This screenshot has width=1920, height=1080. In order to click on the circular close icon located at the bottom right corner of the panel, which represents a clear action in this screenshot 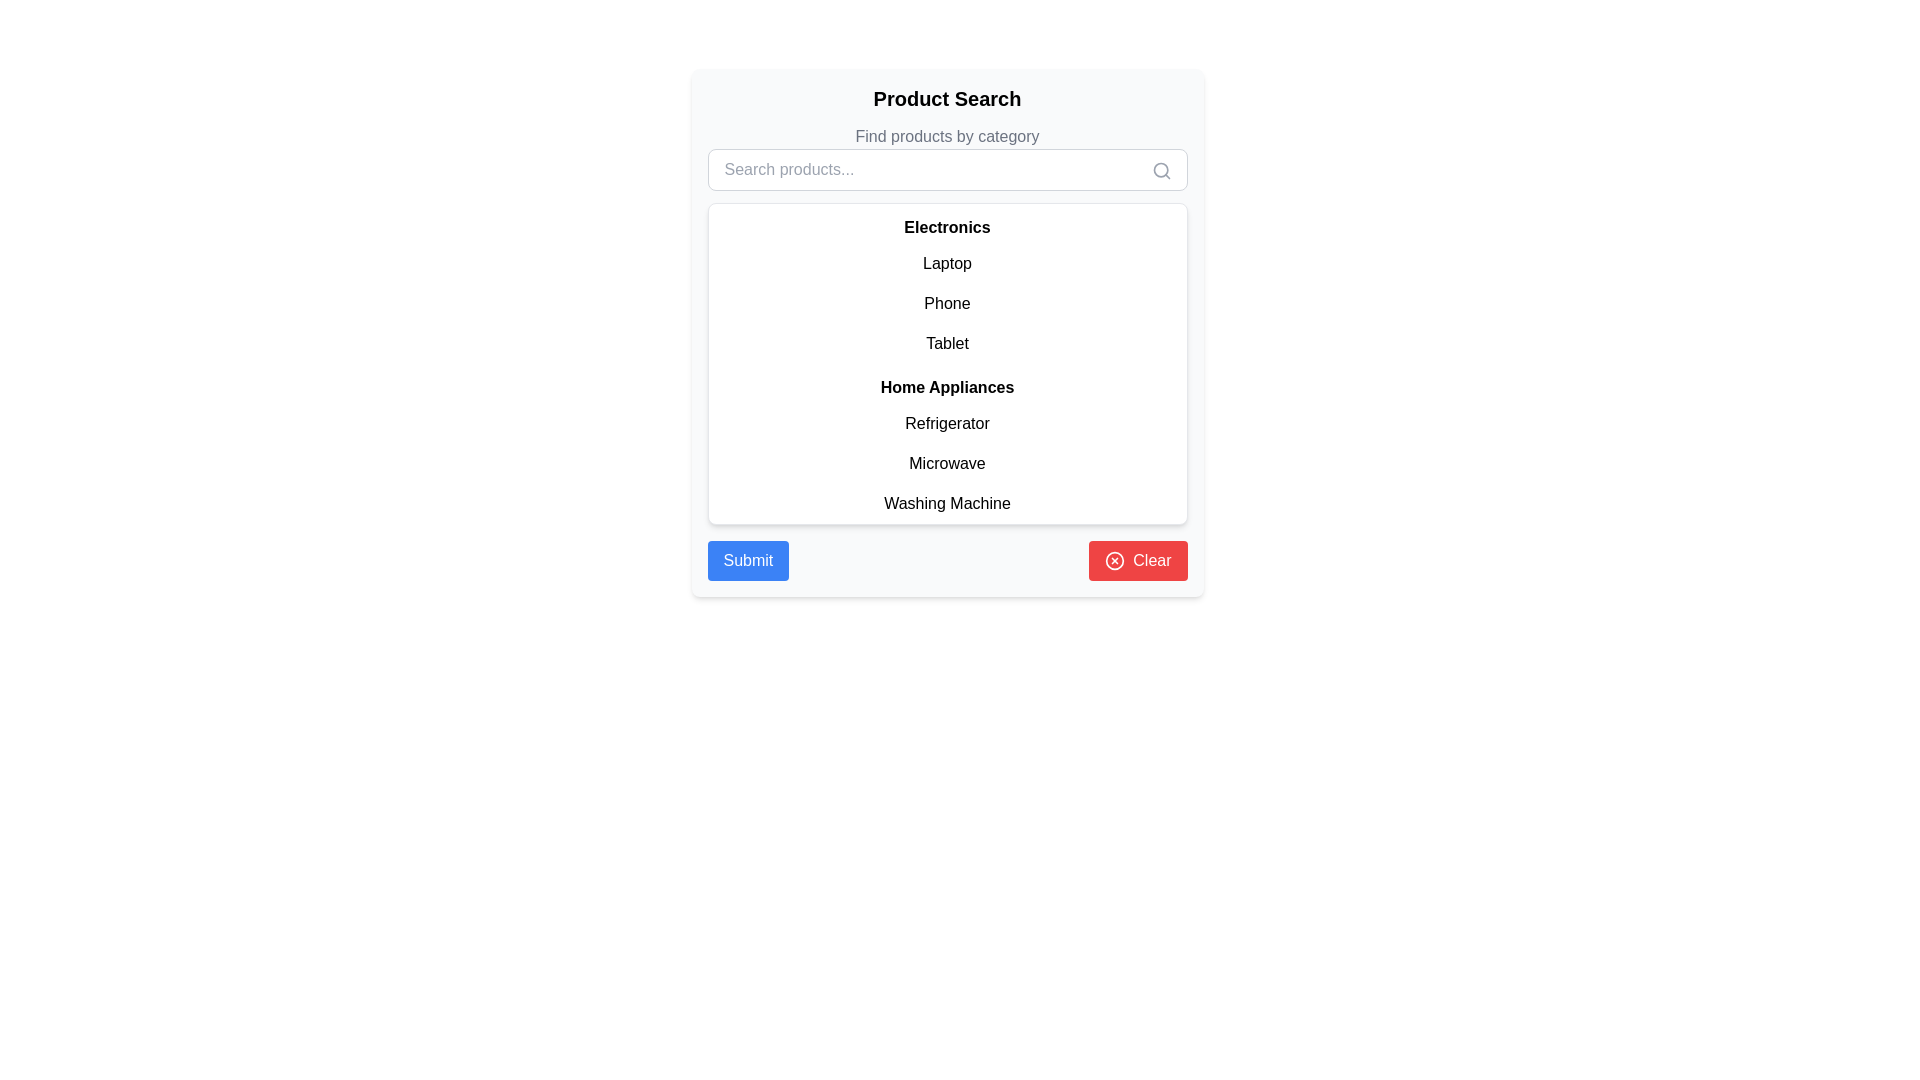, I will do `click(1114, 560)`.